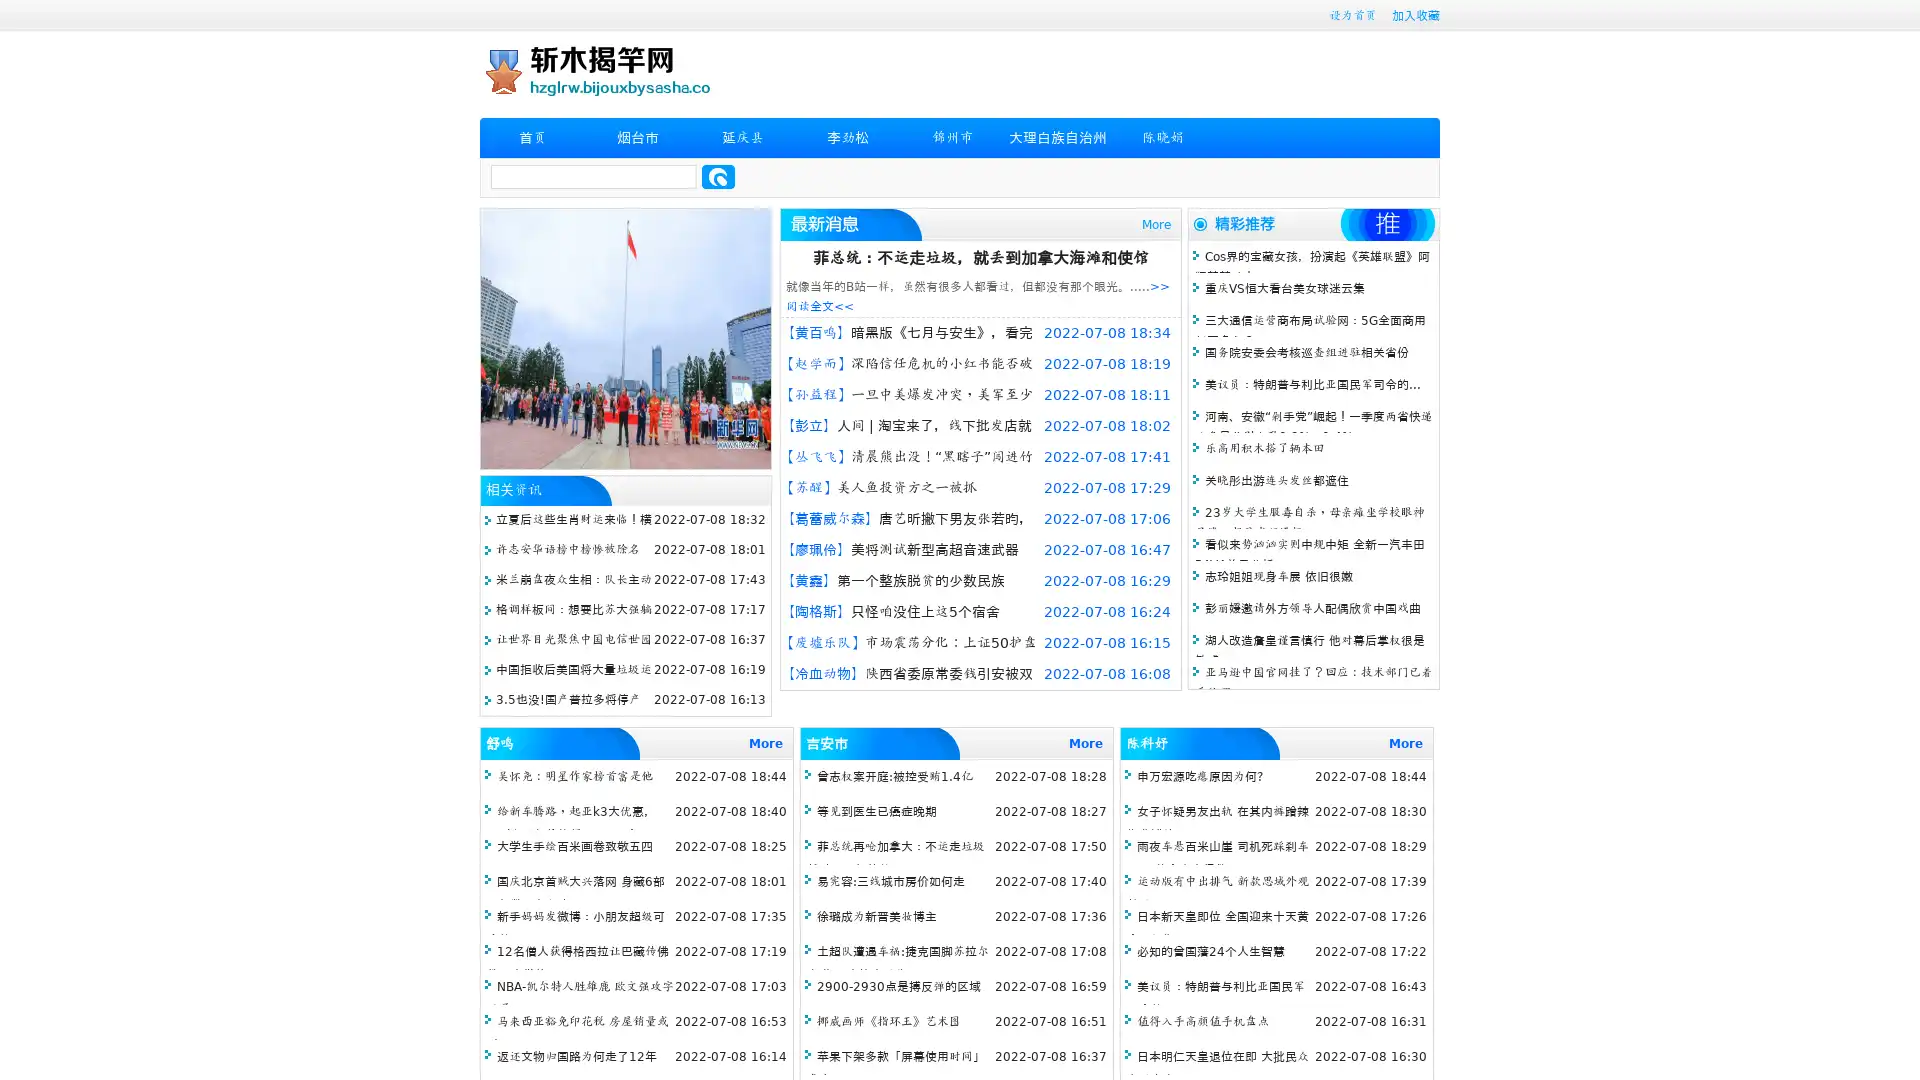  What do you see at coordinates (718, 176) in the screenshot?
I see `Search` at bounding box center [718, 176].